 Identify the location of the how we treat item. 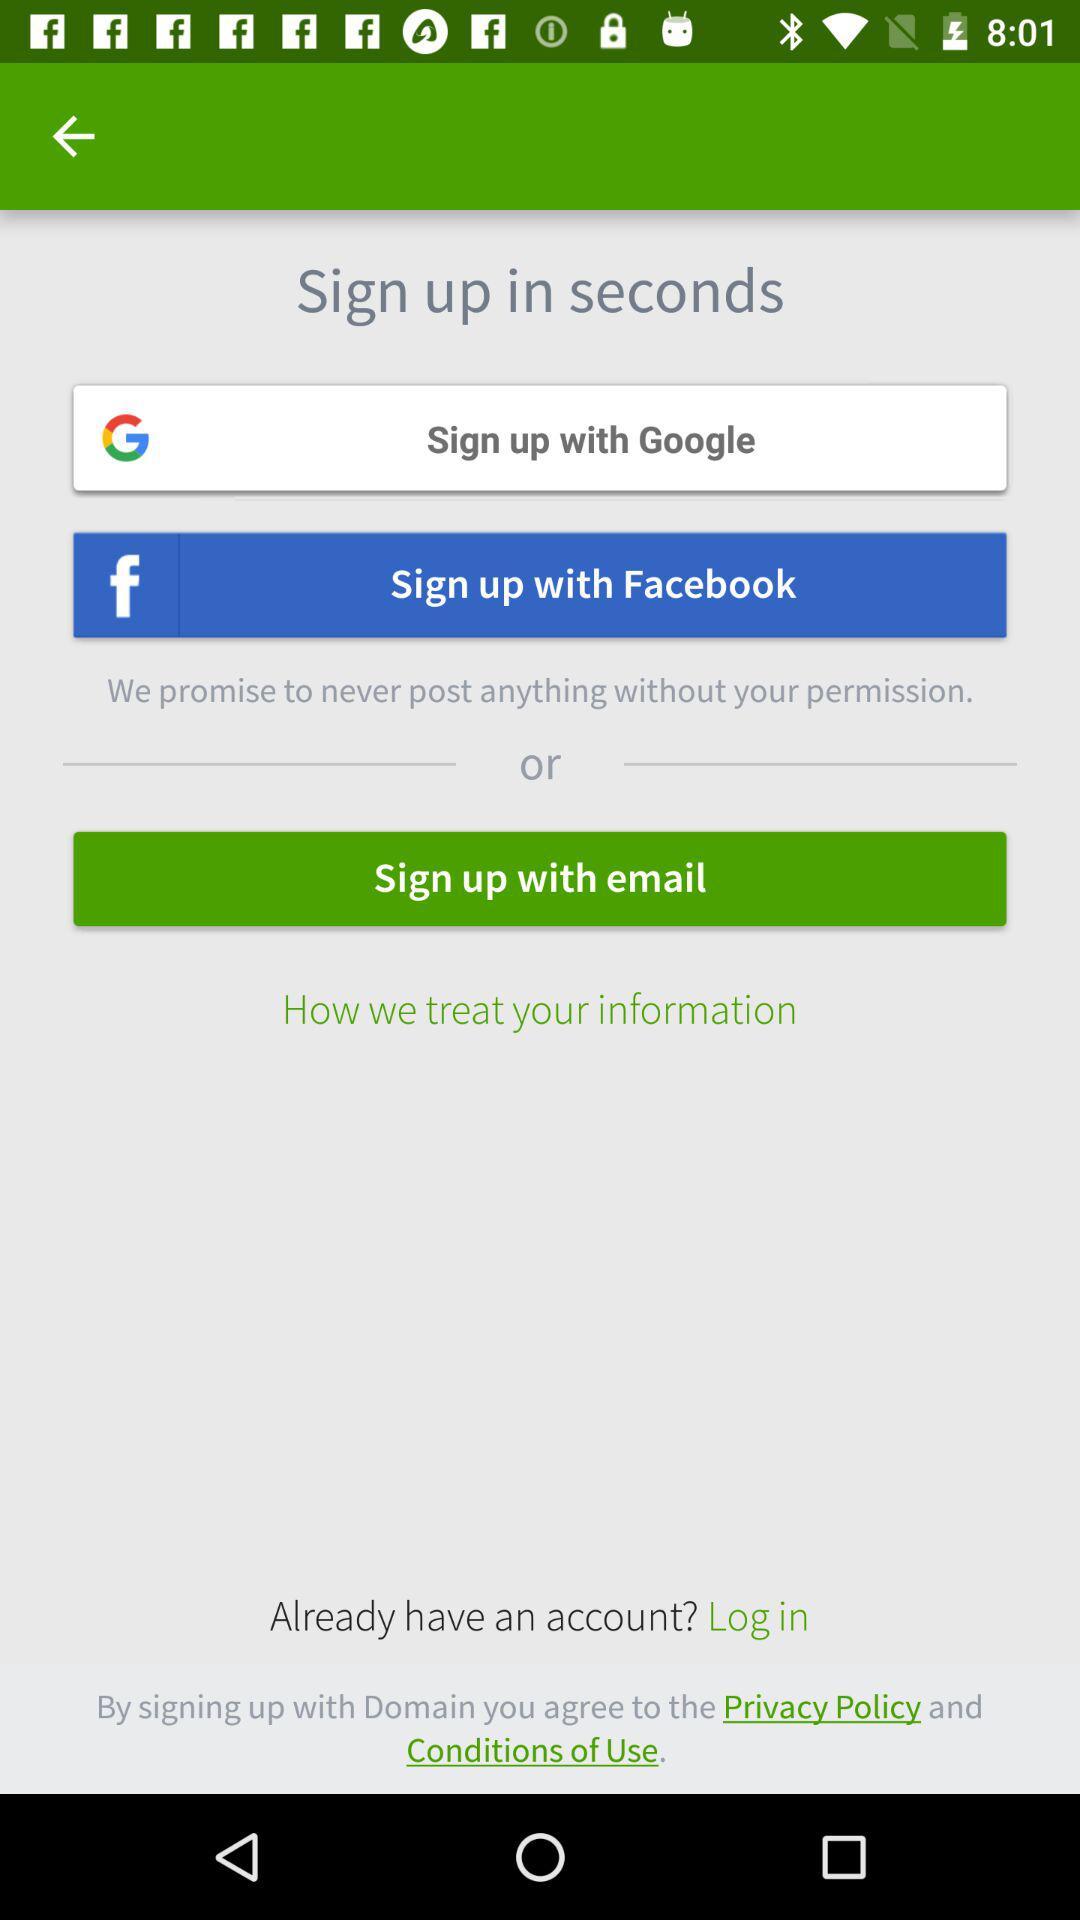
(540, 989).